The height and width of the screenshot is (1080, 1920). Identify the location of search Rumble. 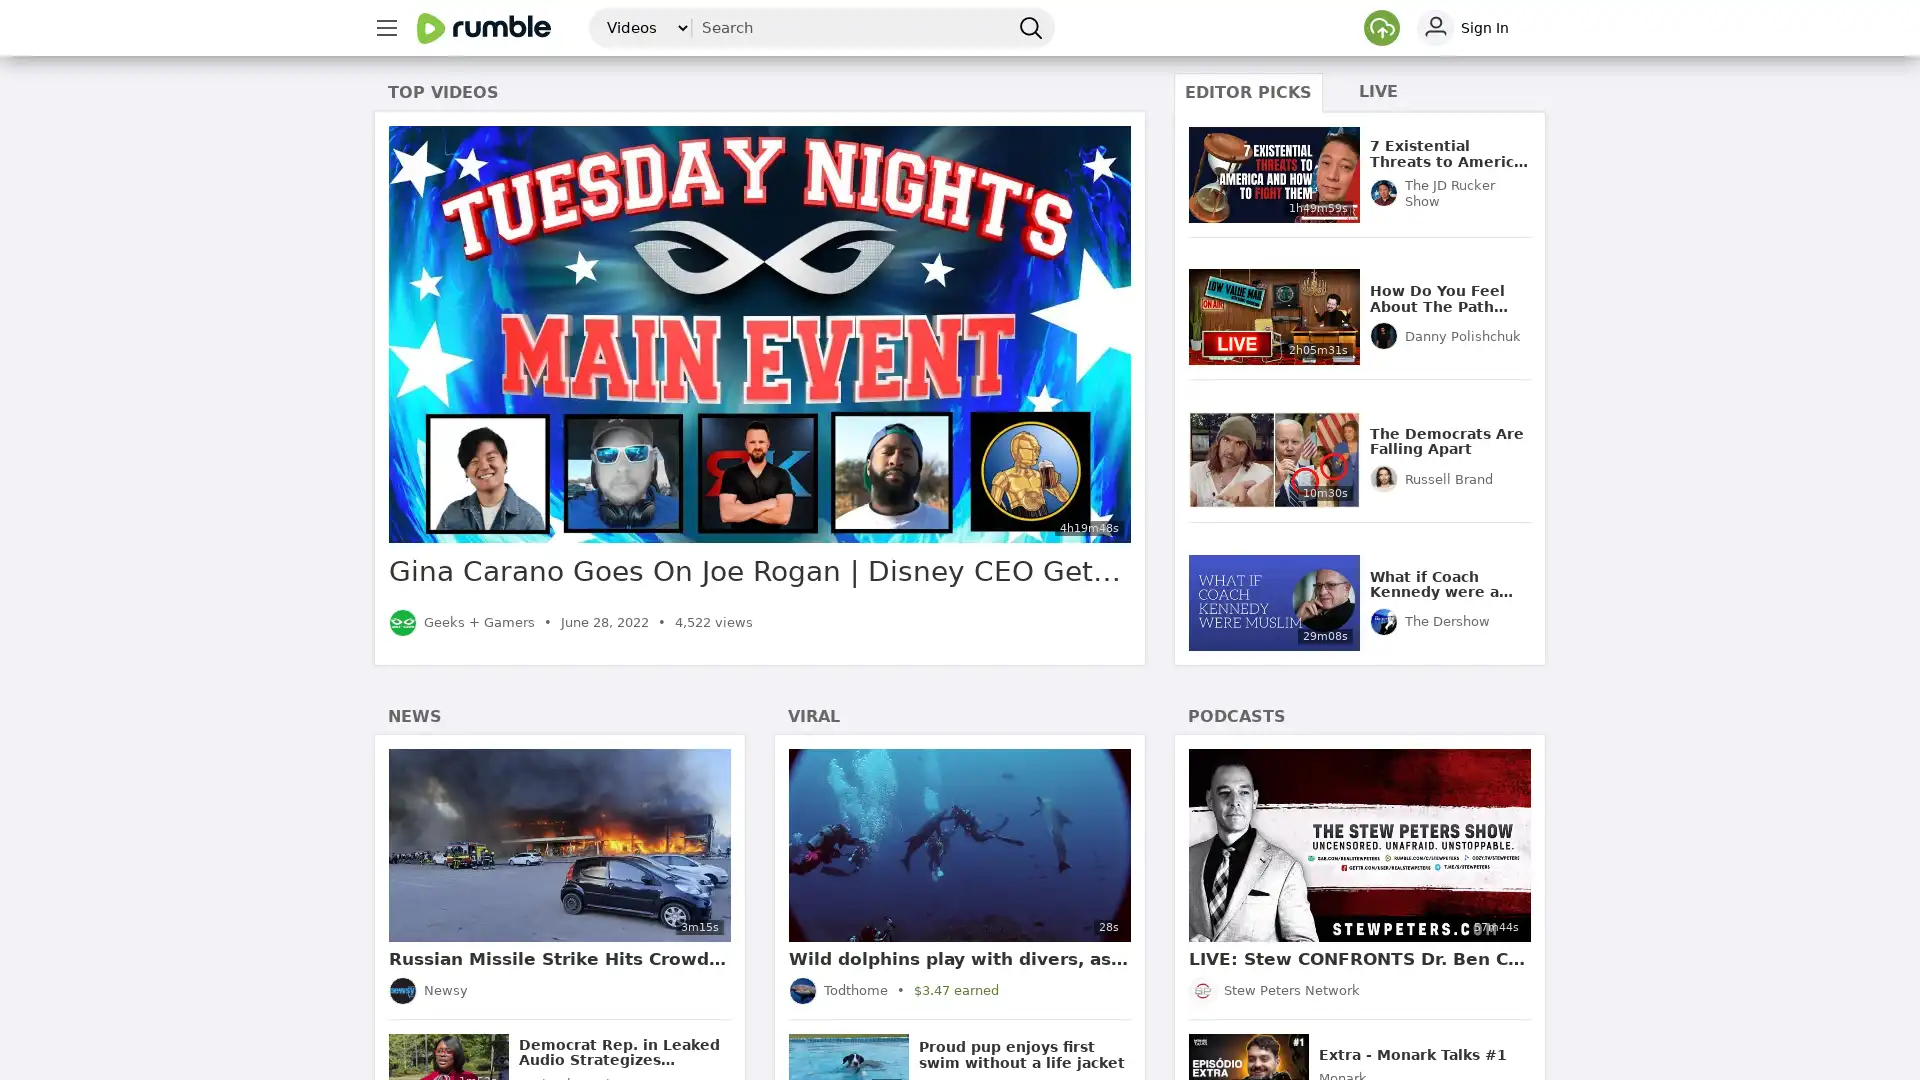
(1030, 27).